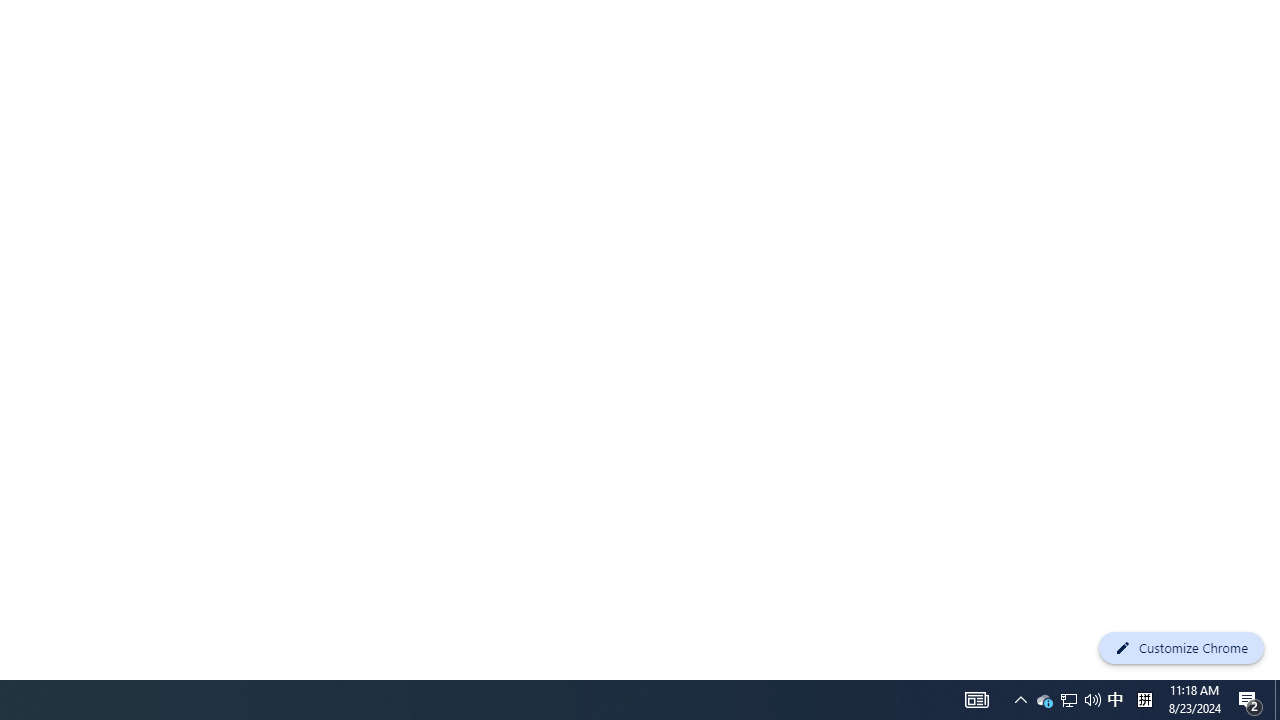  I want to click on 'Customize Chrome', so click(1181, 648).